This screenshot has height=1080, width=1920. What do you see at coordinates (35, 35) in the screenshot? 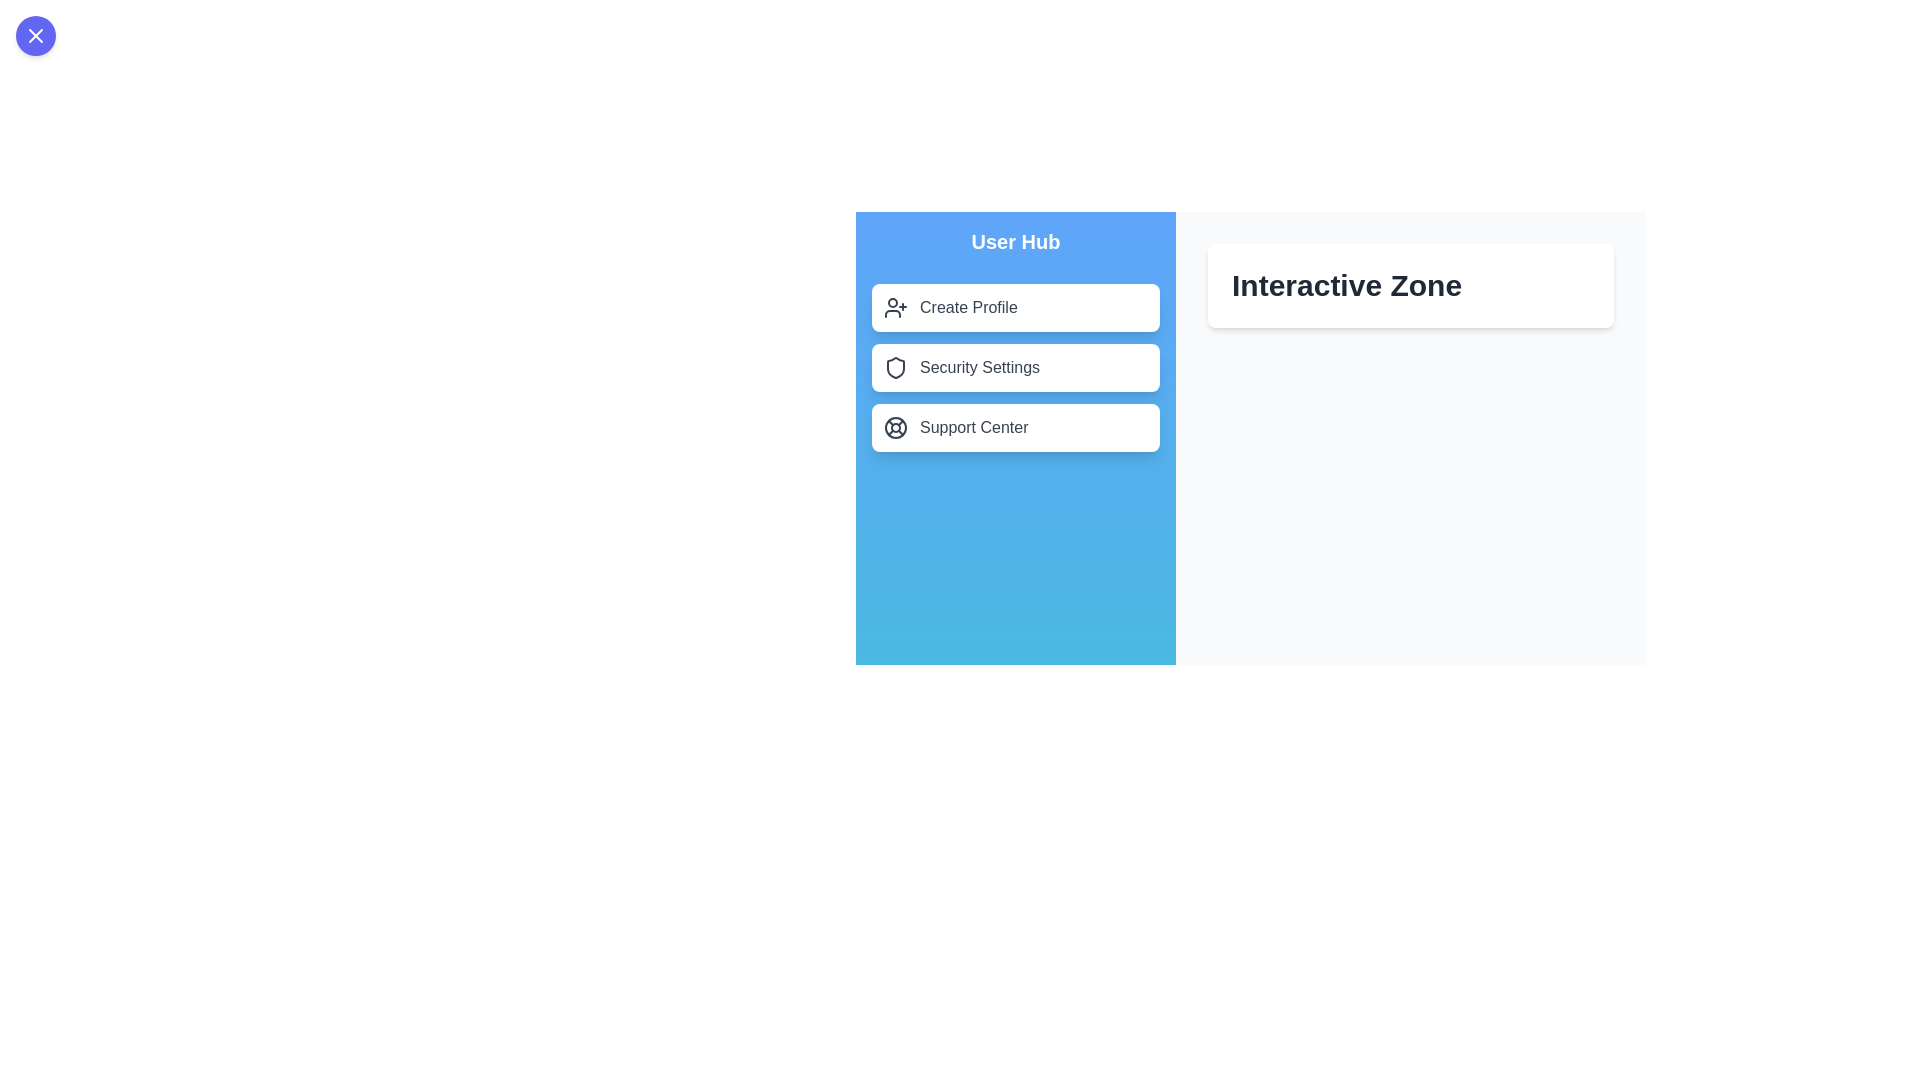
I see `the top-left button to toggle the drawer` at bounding box center [35, 35].